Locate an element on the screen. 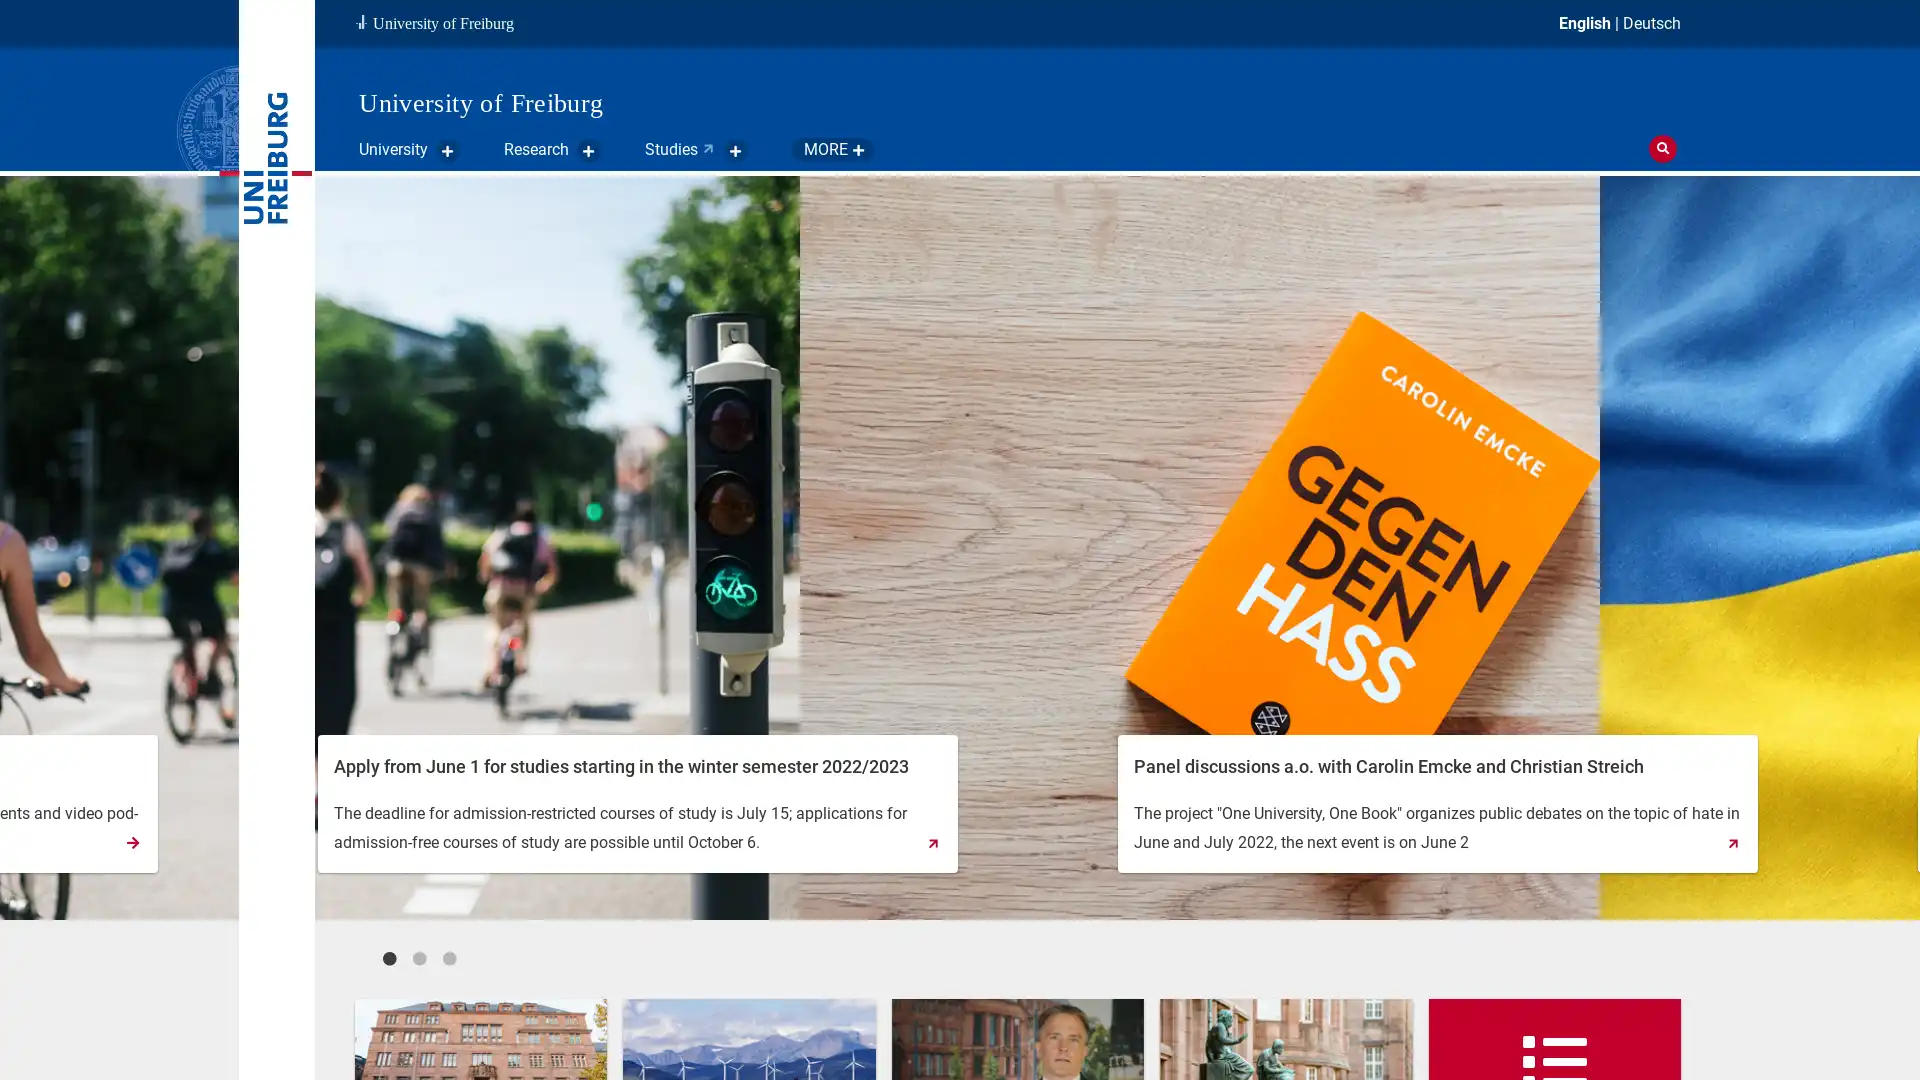  Open submenu is located at coordinates (588, 149).